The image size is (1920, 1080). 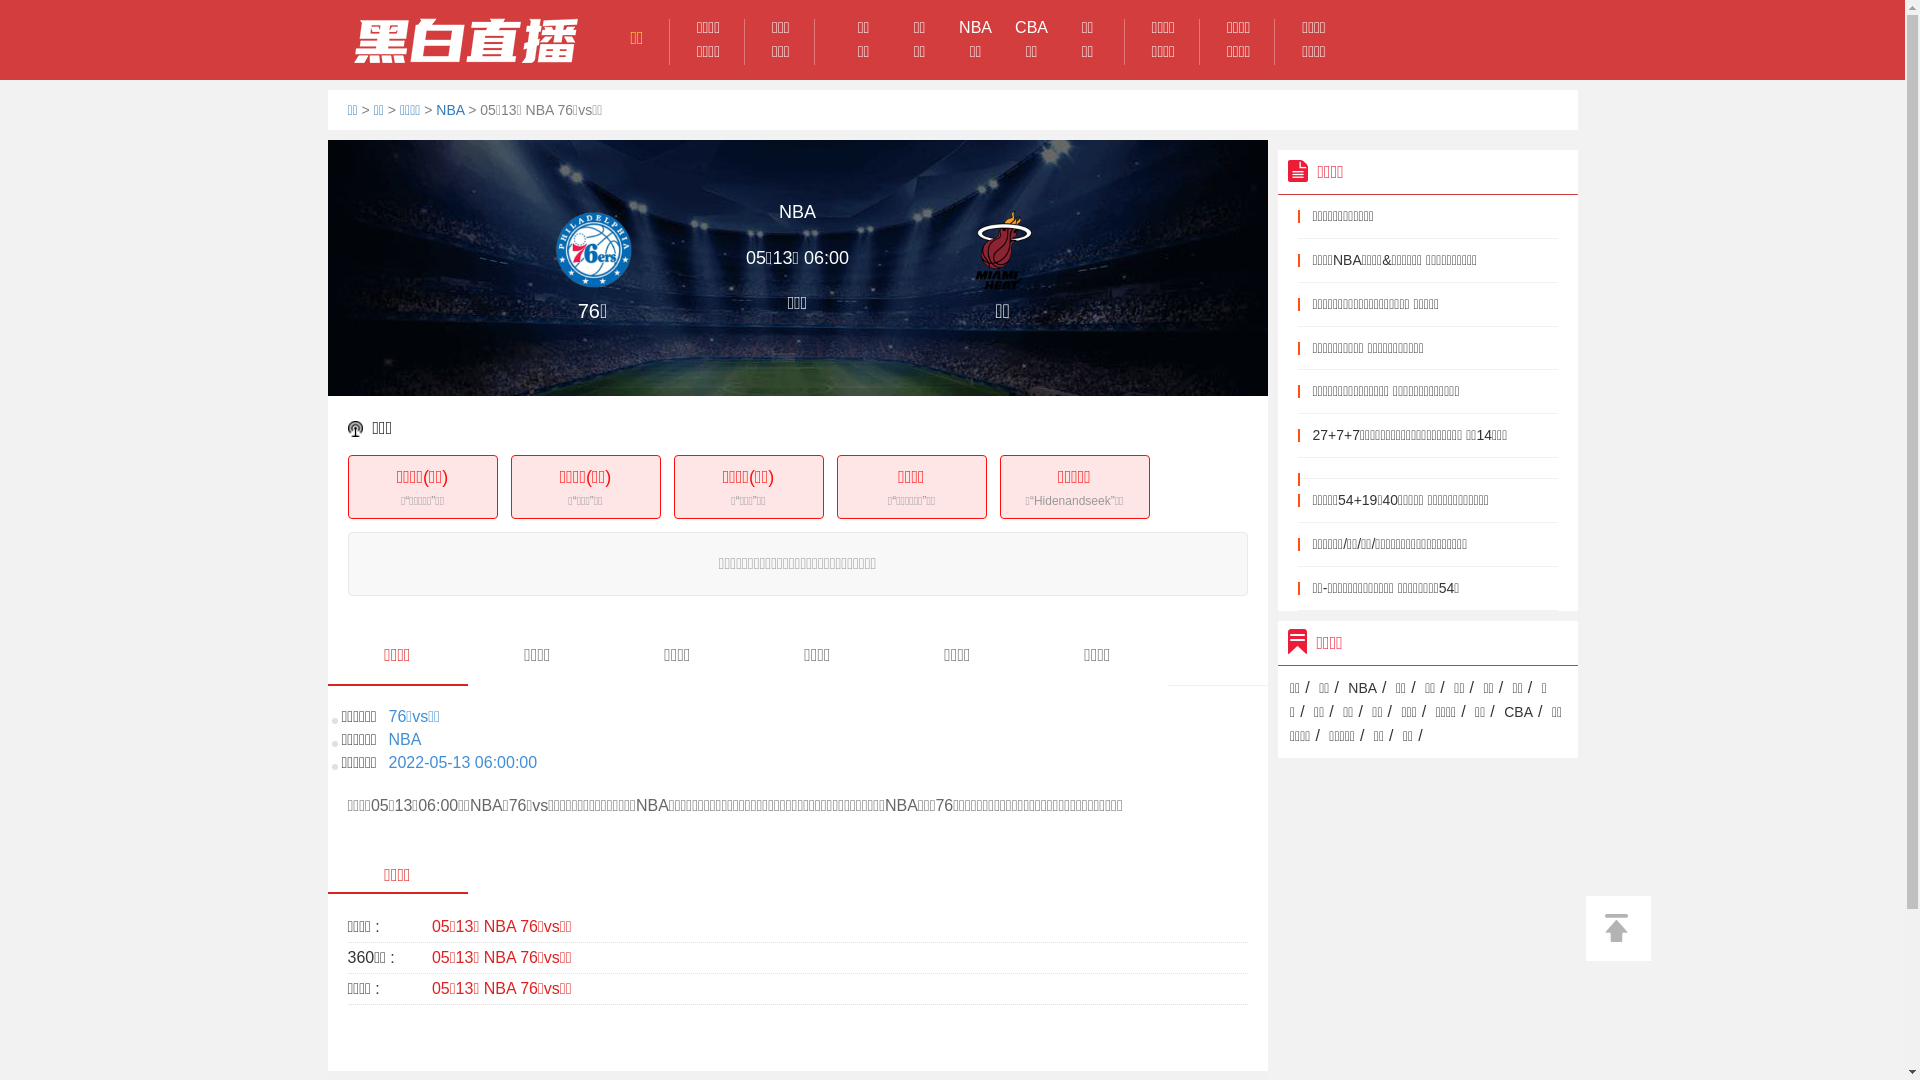 I want to click on 'NBA', so click(x=449, y=110).